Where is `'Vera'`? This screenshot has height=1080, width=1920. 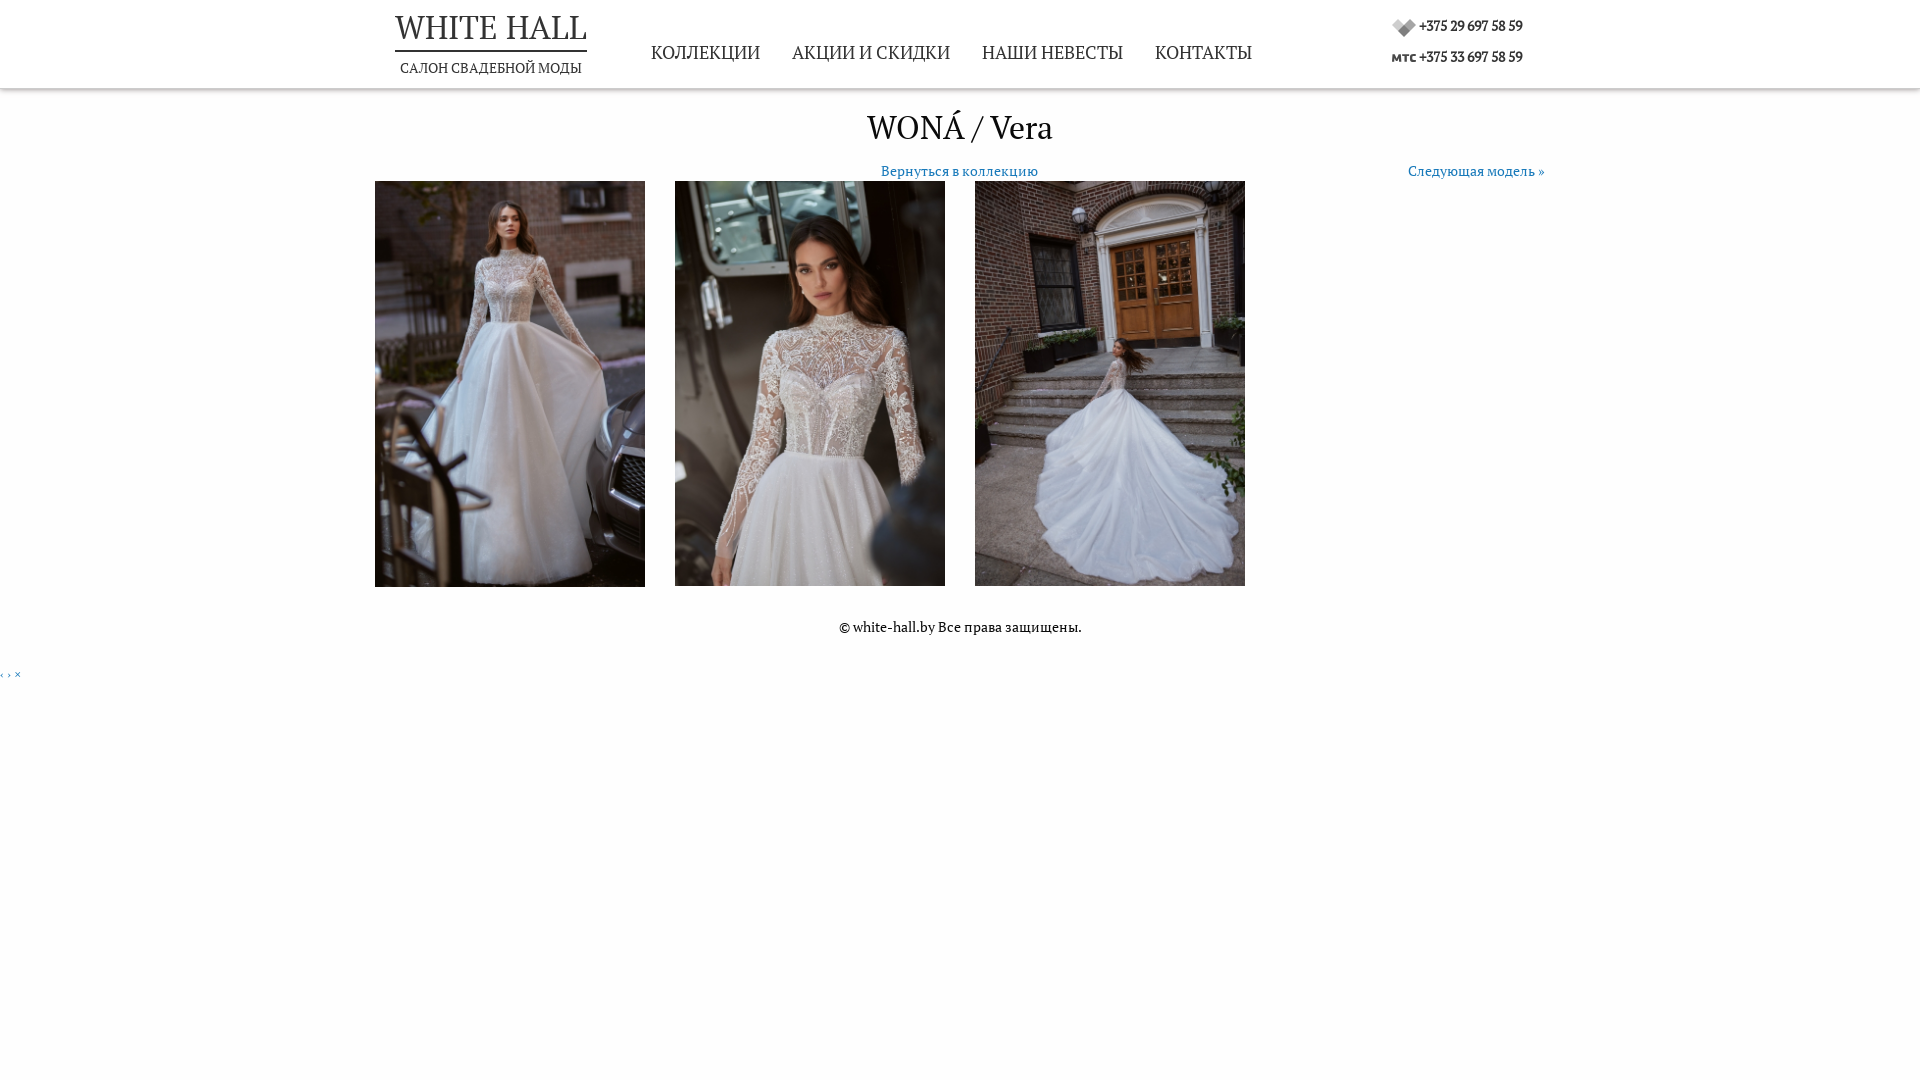
'Vera' is located at coordinates (974, 383).